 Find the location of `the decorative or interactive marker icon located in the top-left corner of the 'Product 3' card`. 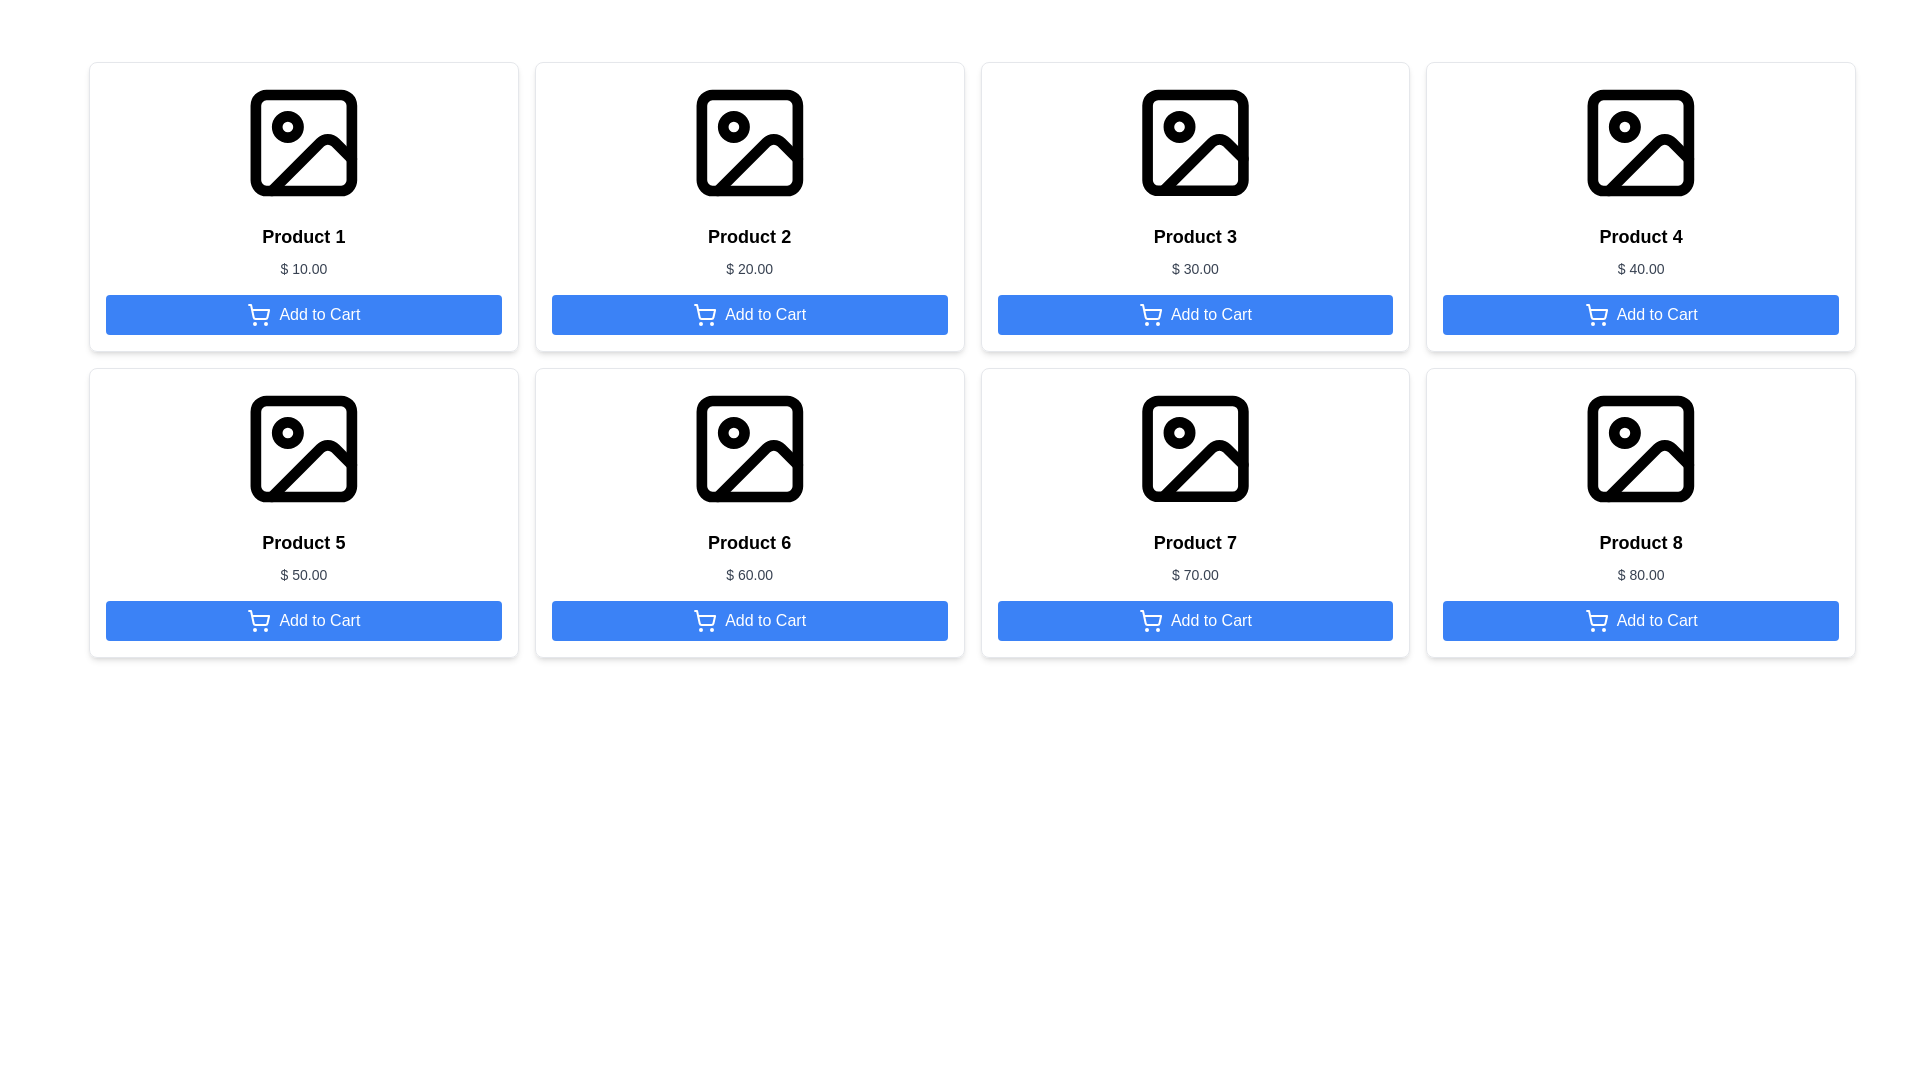

the decorative or interactive marker icon located in the top-left corner of the 'Product 3' card is located at coordinates (1179, 127).